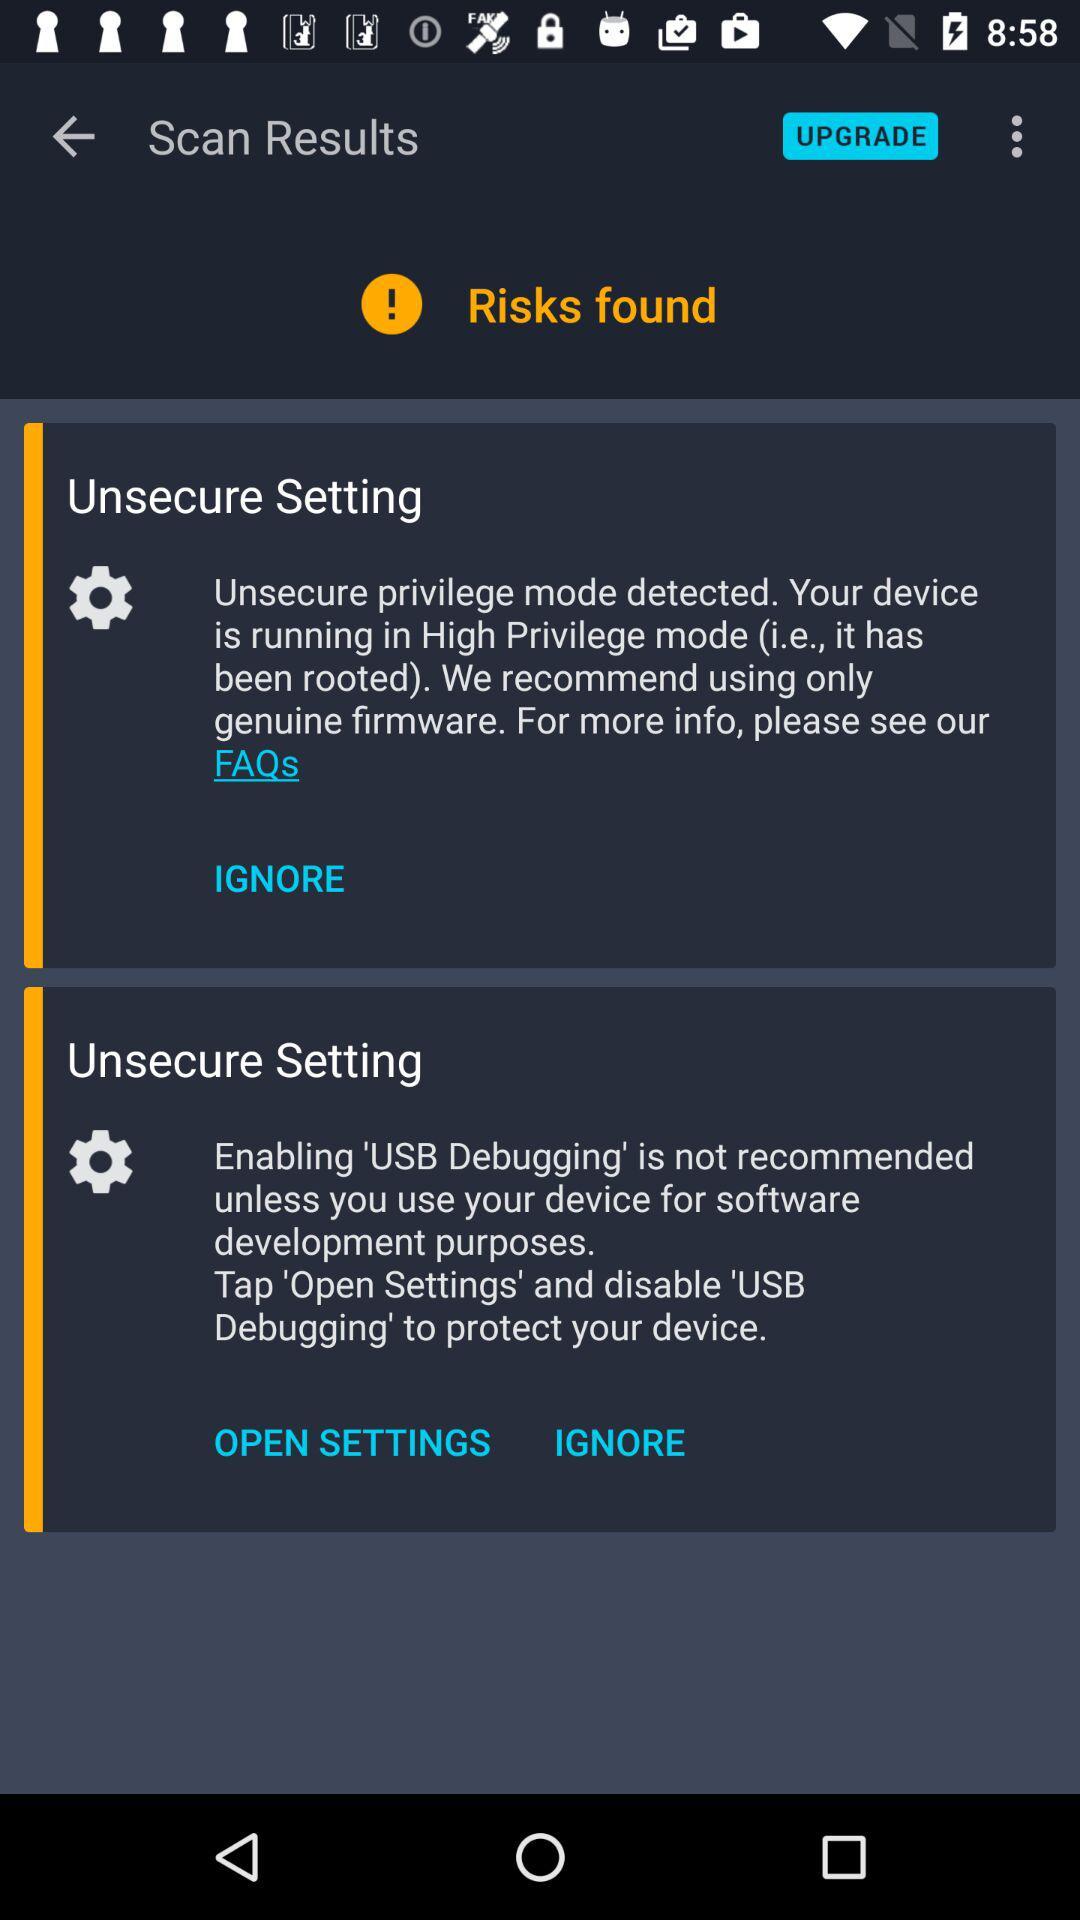 This screenshot has width=1080, height=1920. Describe the element at coordinates (603, 676) in the screenshot. I see `icon below the unsecure setting icon` at that location.